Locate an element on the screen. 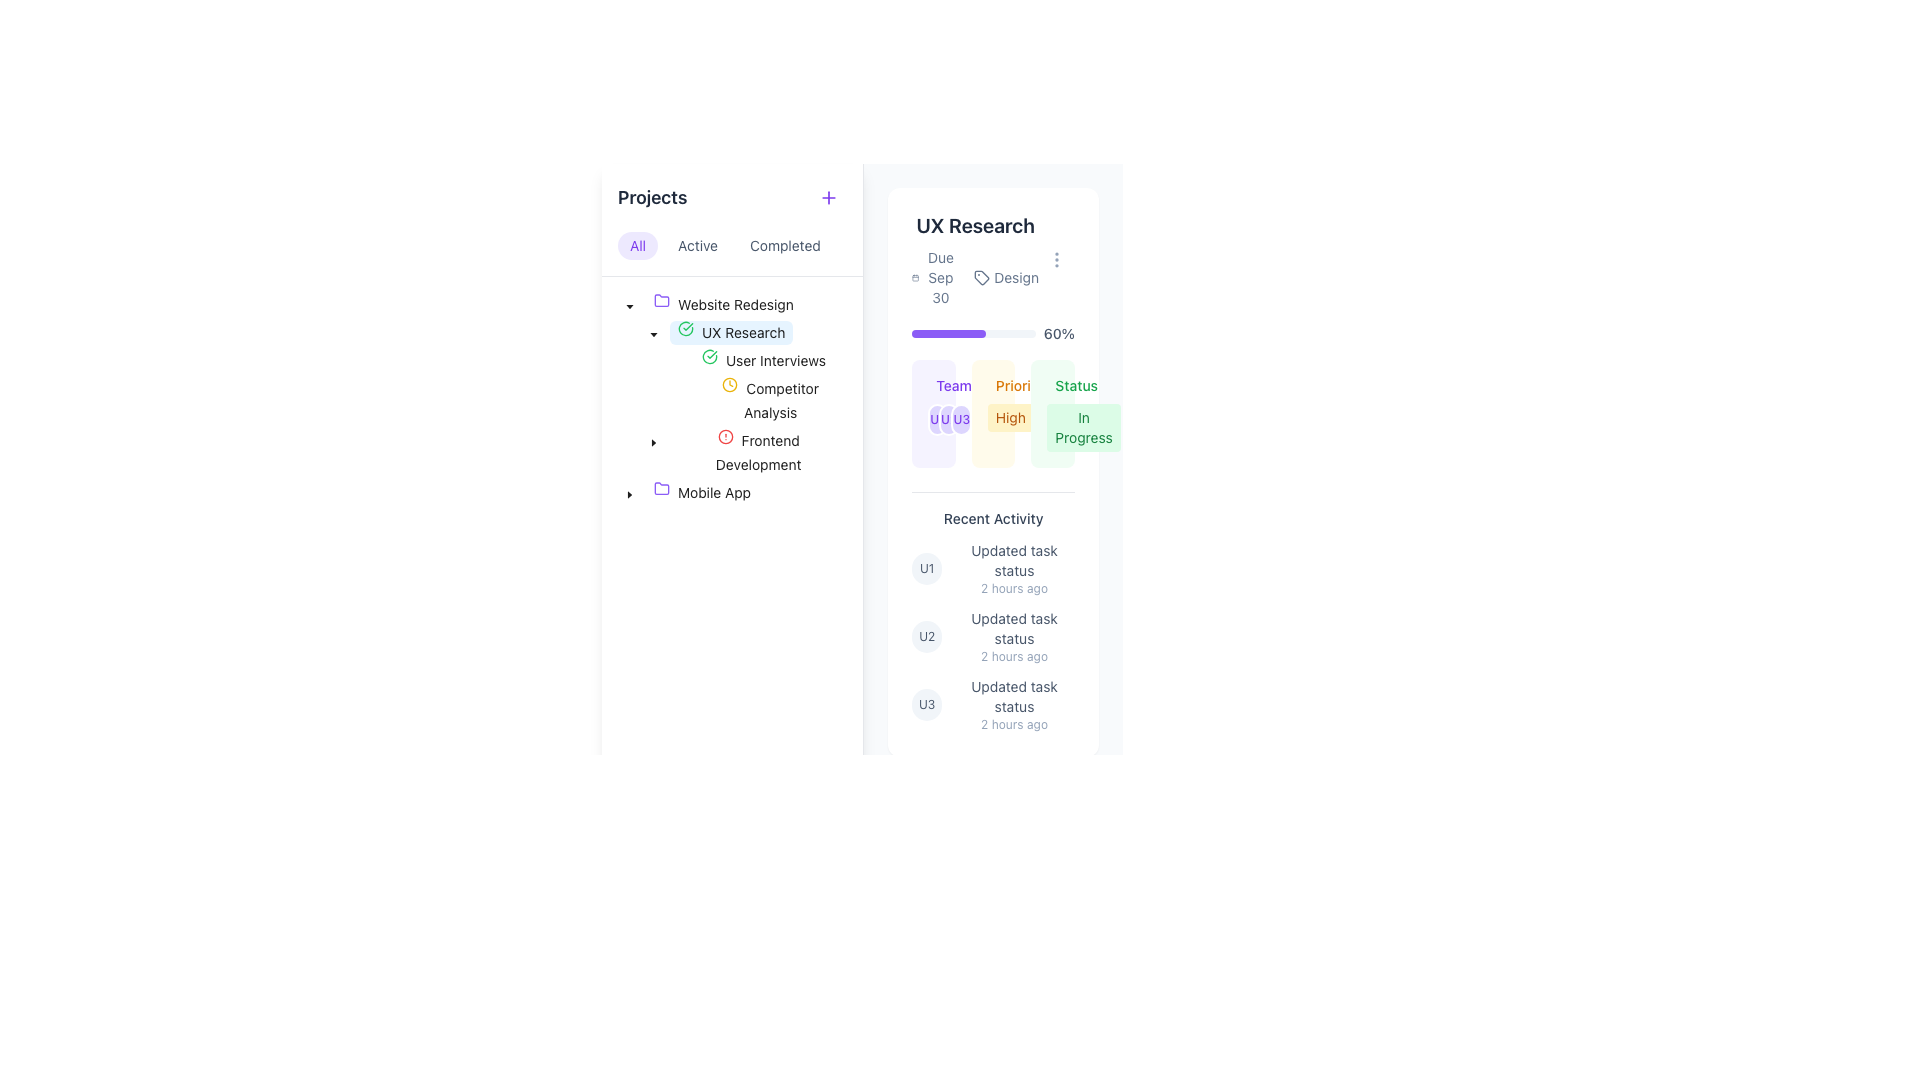 This screenshot has width=1920, height=1080. the icon located to the left of the 'Design' label in the top-right section of the 'UX Research' card is located at coordinates (982, 277).